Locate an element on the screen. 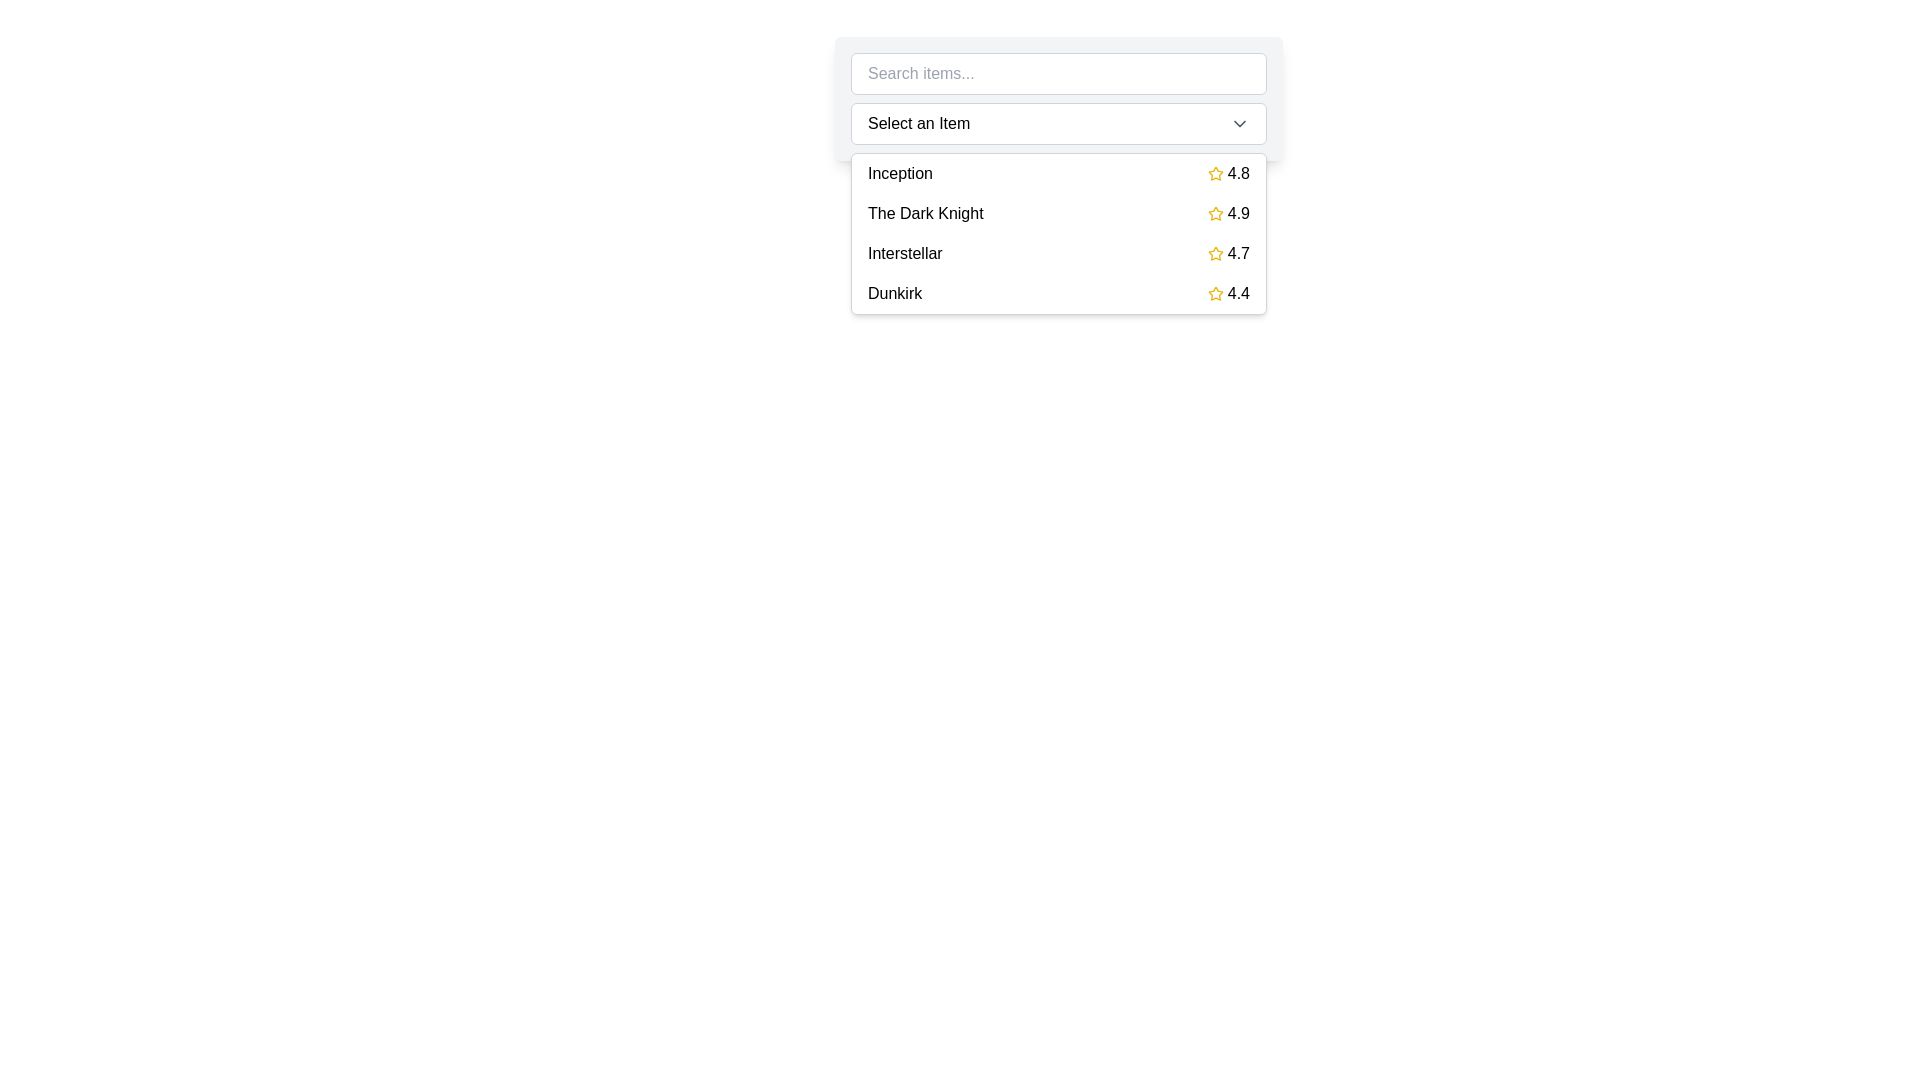  the yellow star icon representing a rating indicator for the entry 'Interstellar' with a rating value of '4.7' is located at coordinates (1214, 253).